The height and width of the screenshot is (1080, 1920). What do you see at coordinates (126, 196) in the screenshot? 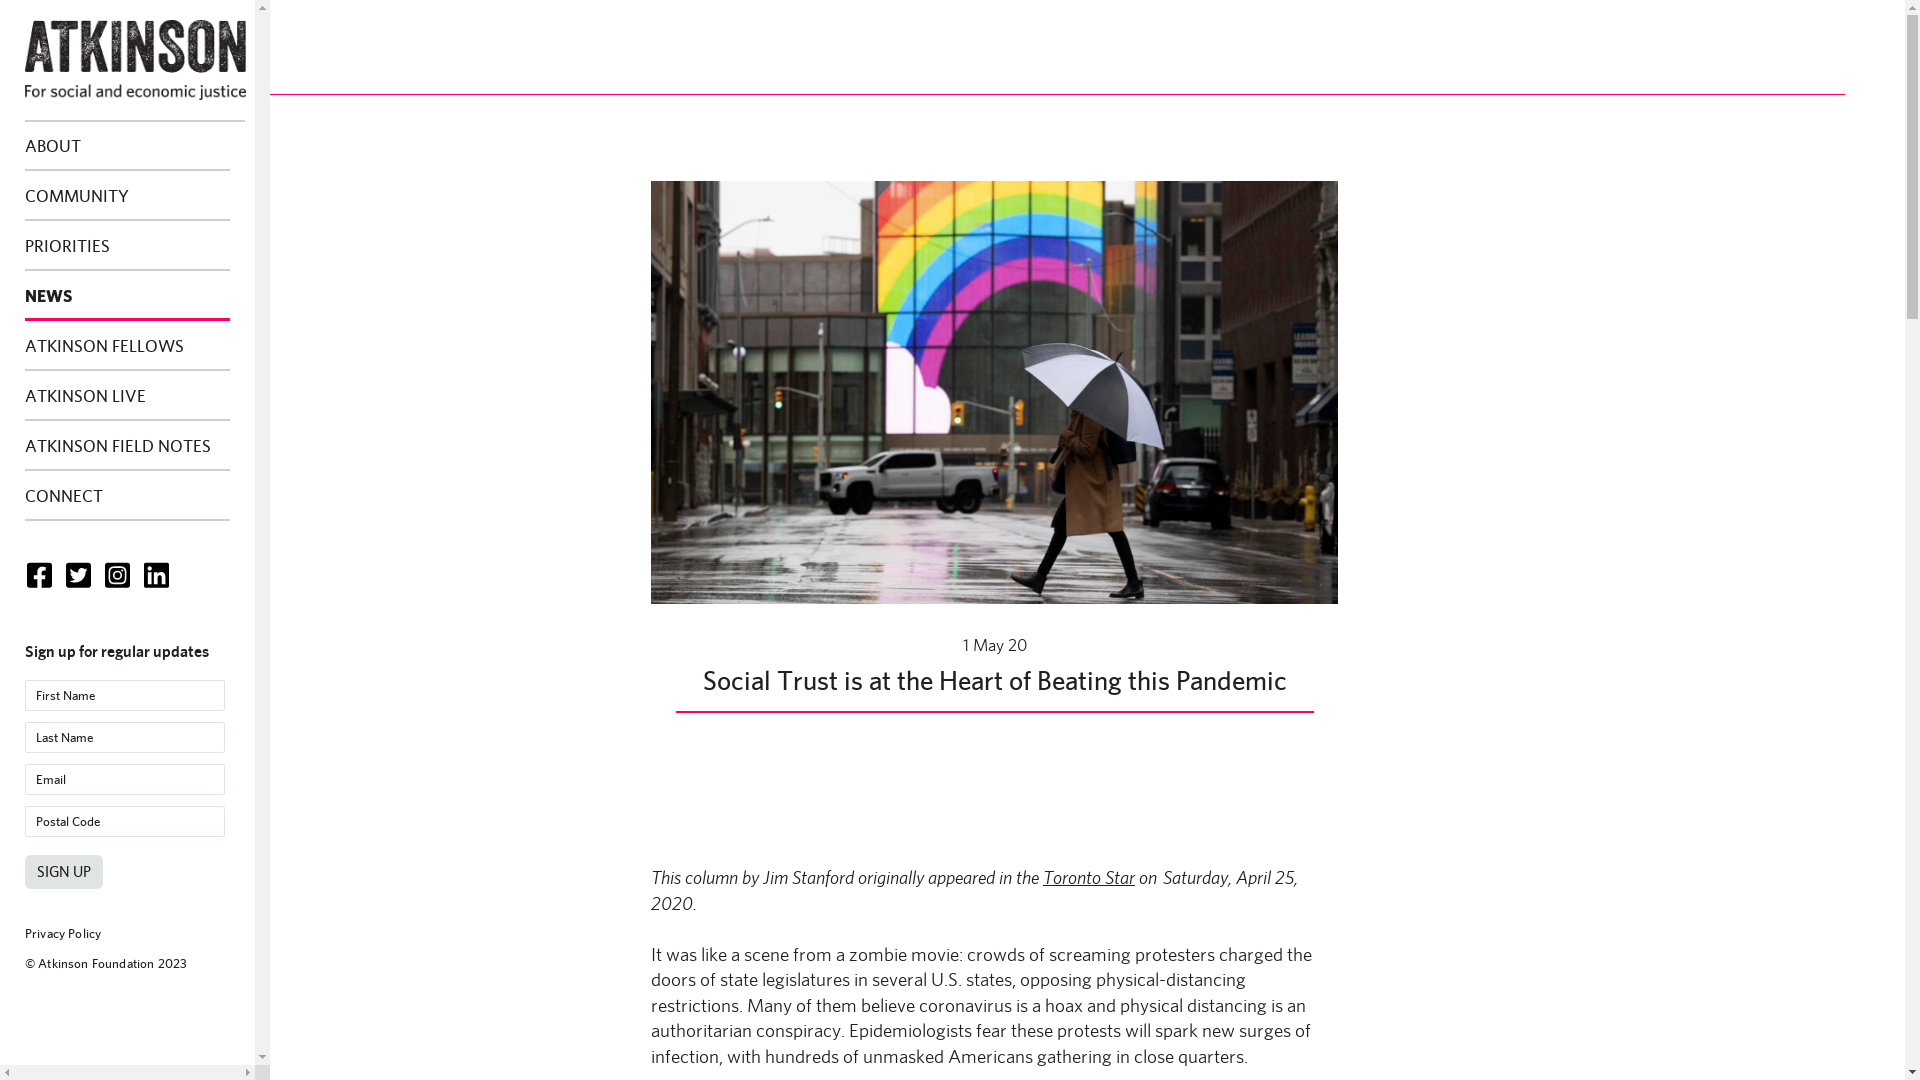
I see `'COMMUNITY'` at bounding box center [126, 196].